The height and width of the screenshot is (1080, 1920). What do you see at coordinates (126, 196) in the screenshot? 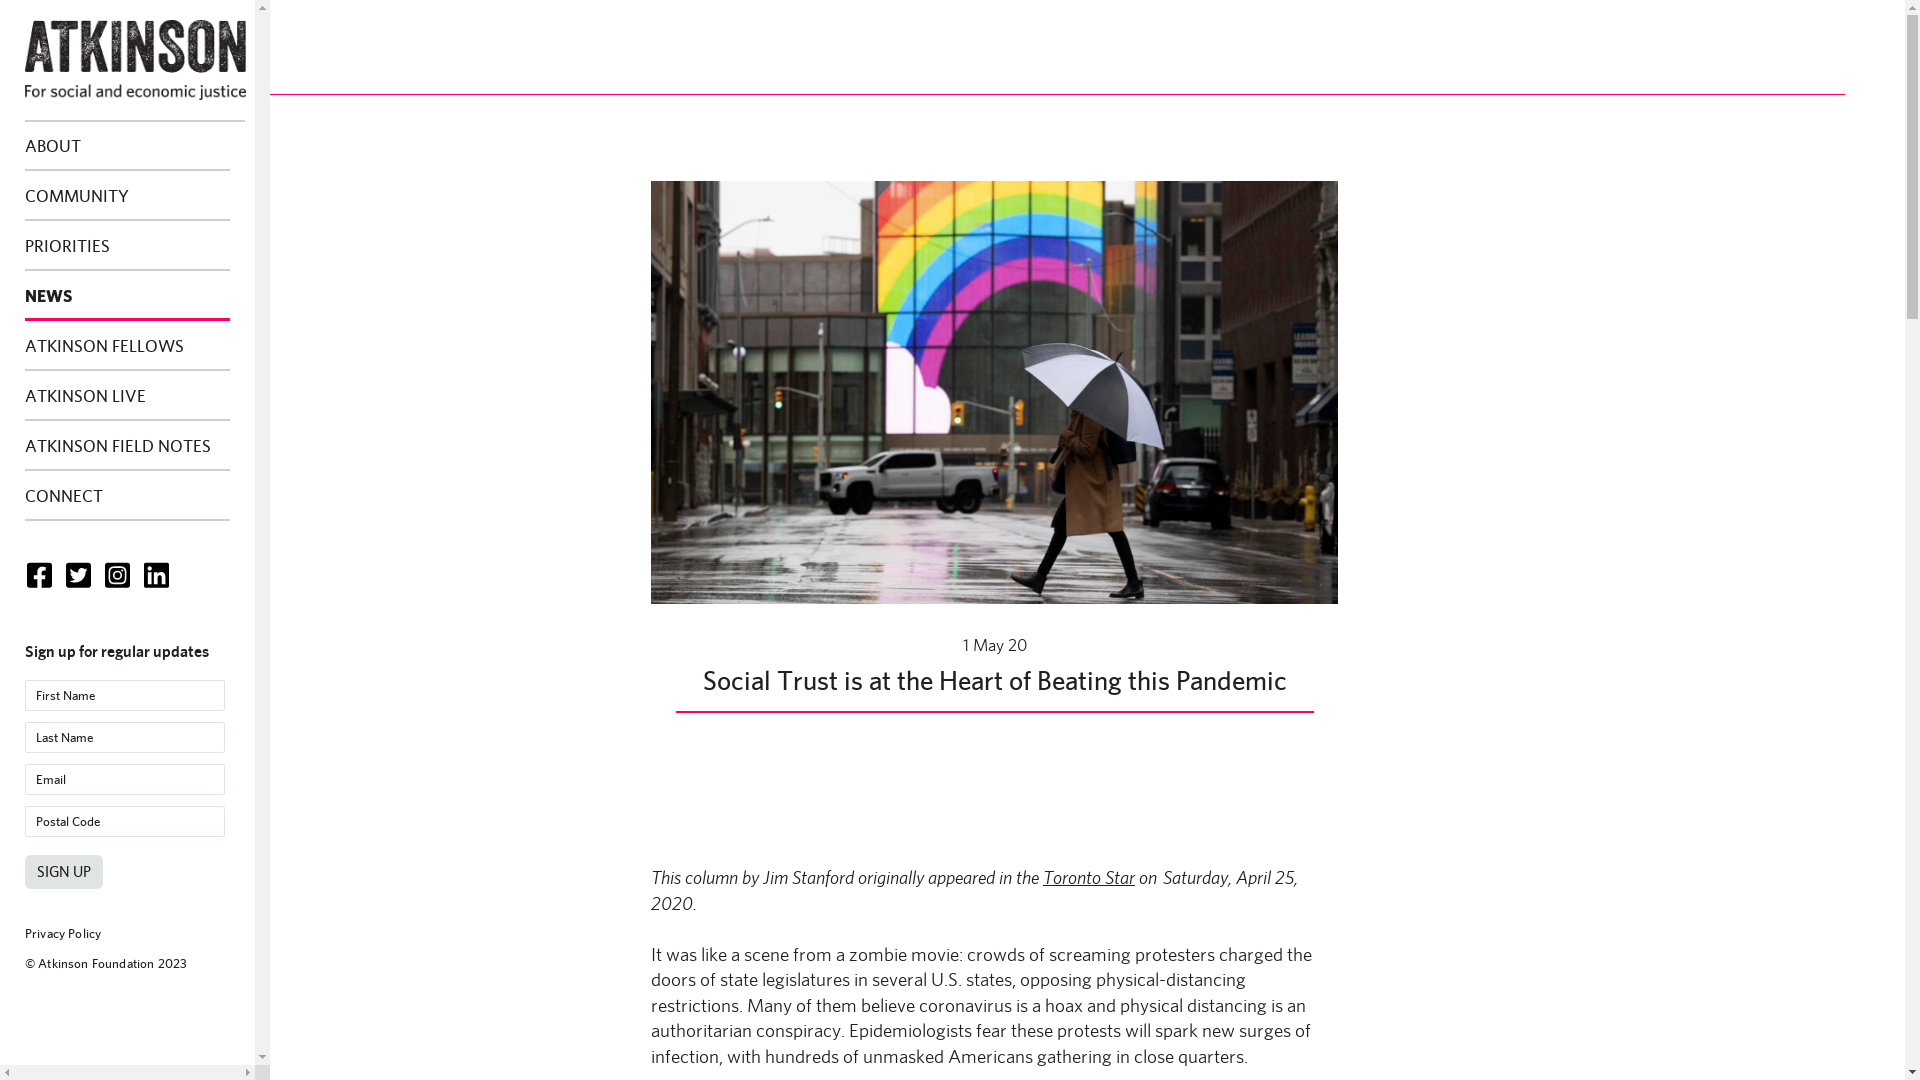
I see `'COMMUNITY'` at bounding box center [126, 196].